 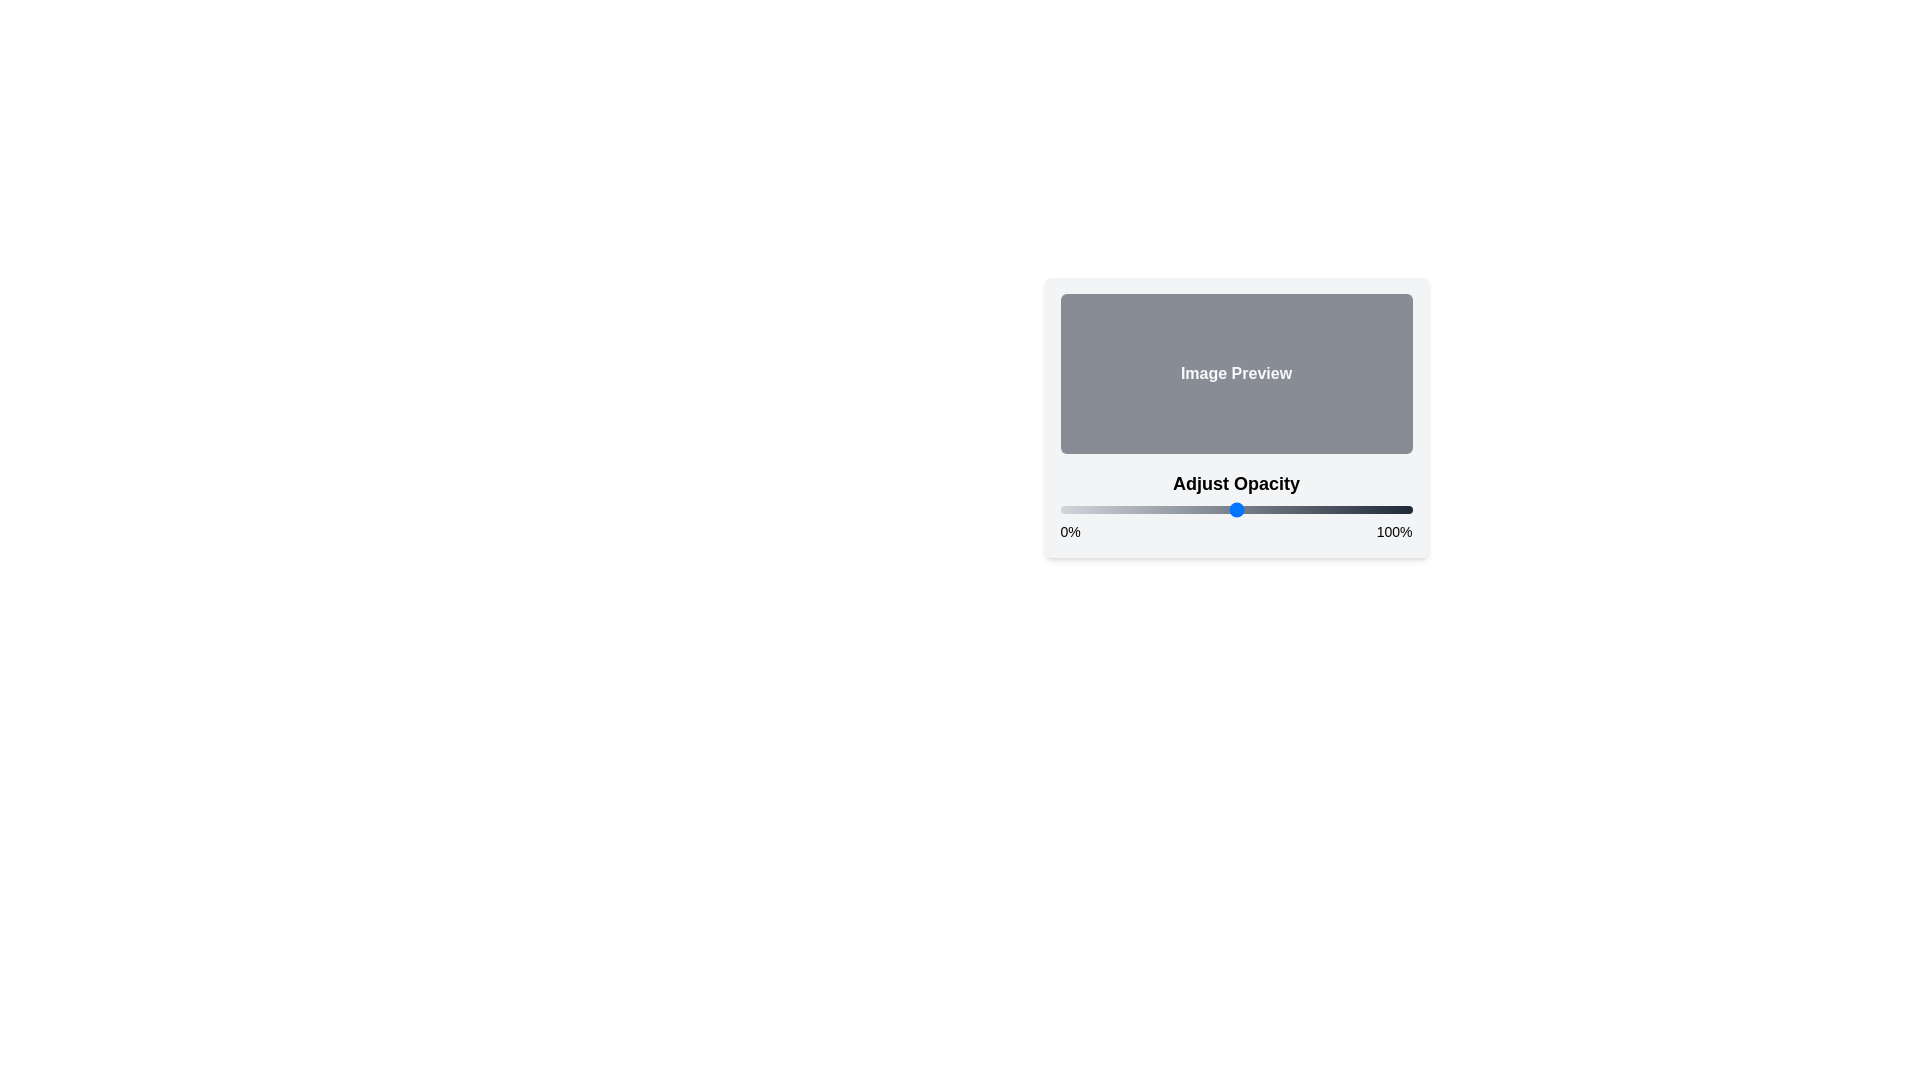 I want to click on slider value, so click(x=1310, y=508).